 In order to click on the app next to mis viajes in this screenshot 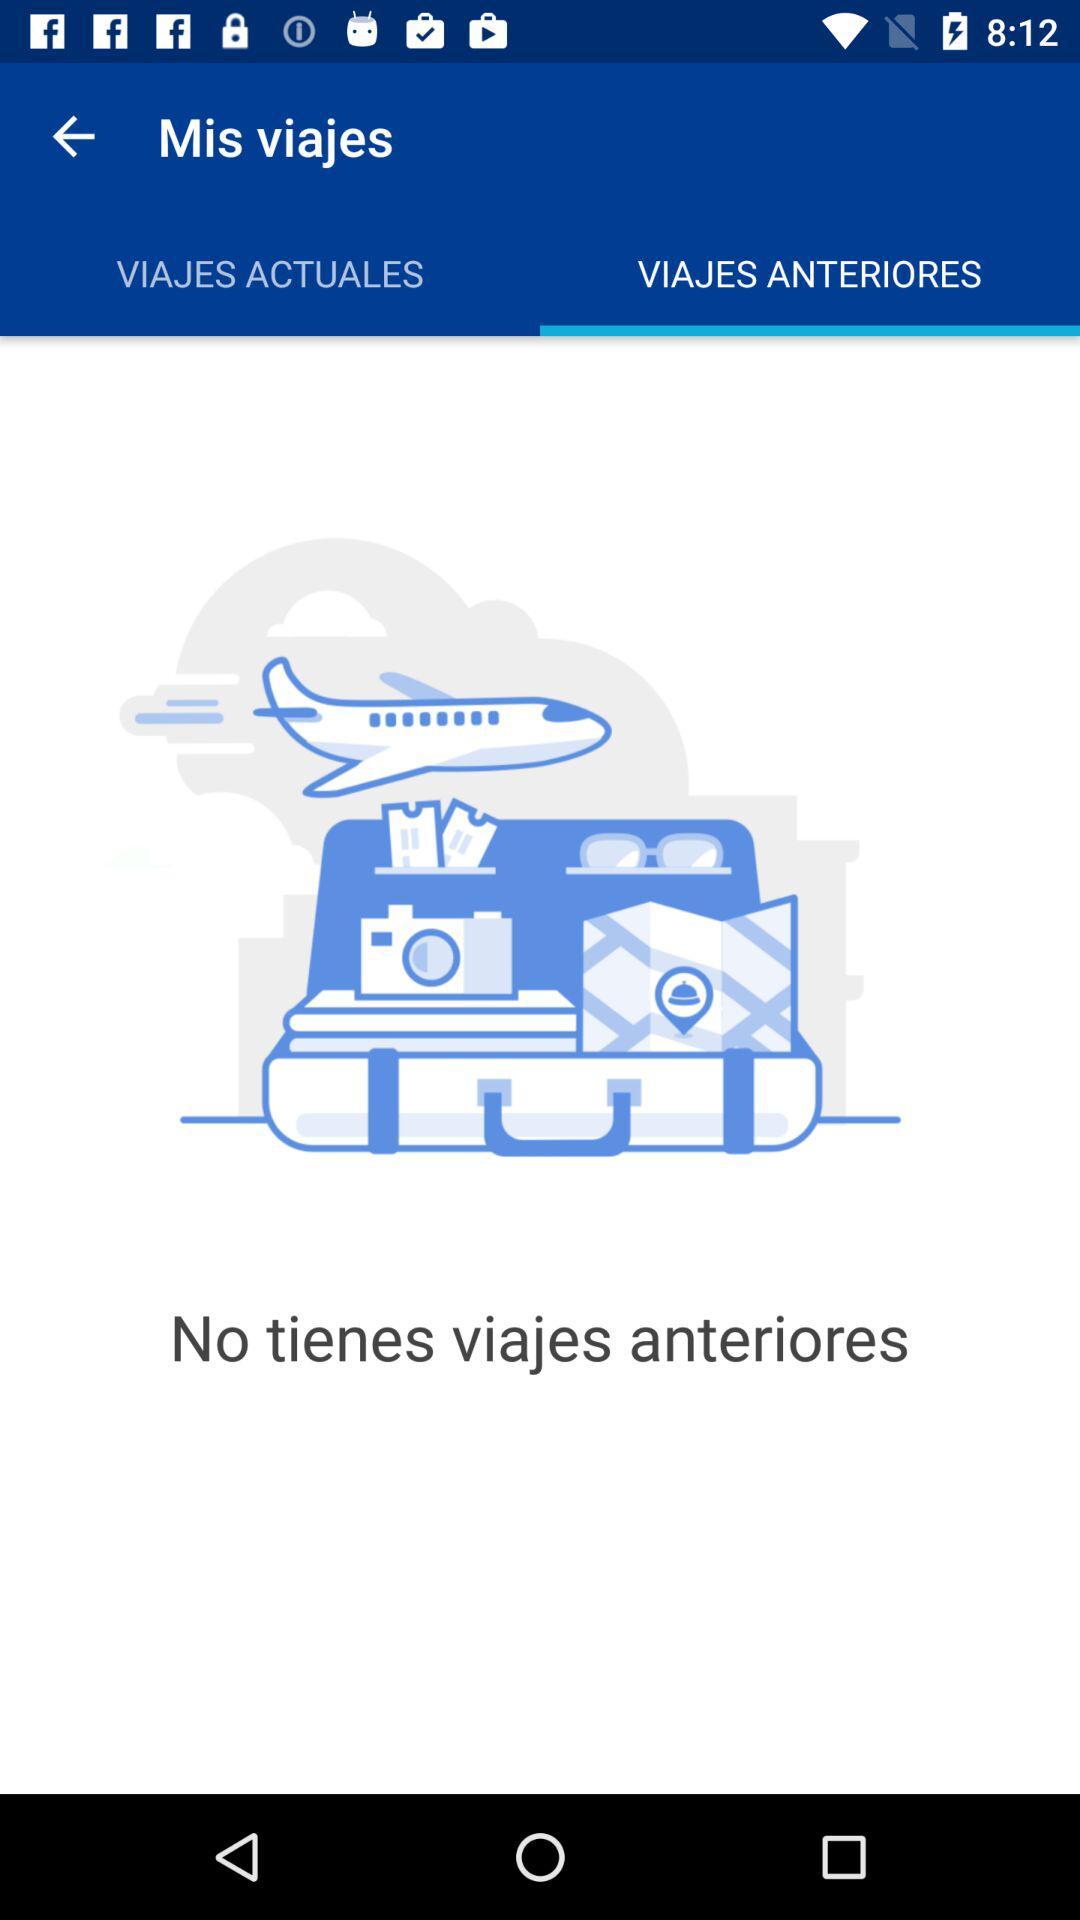, I will do `click(72, 135)`.